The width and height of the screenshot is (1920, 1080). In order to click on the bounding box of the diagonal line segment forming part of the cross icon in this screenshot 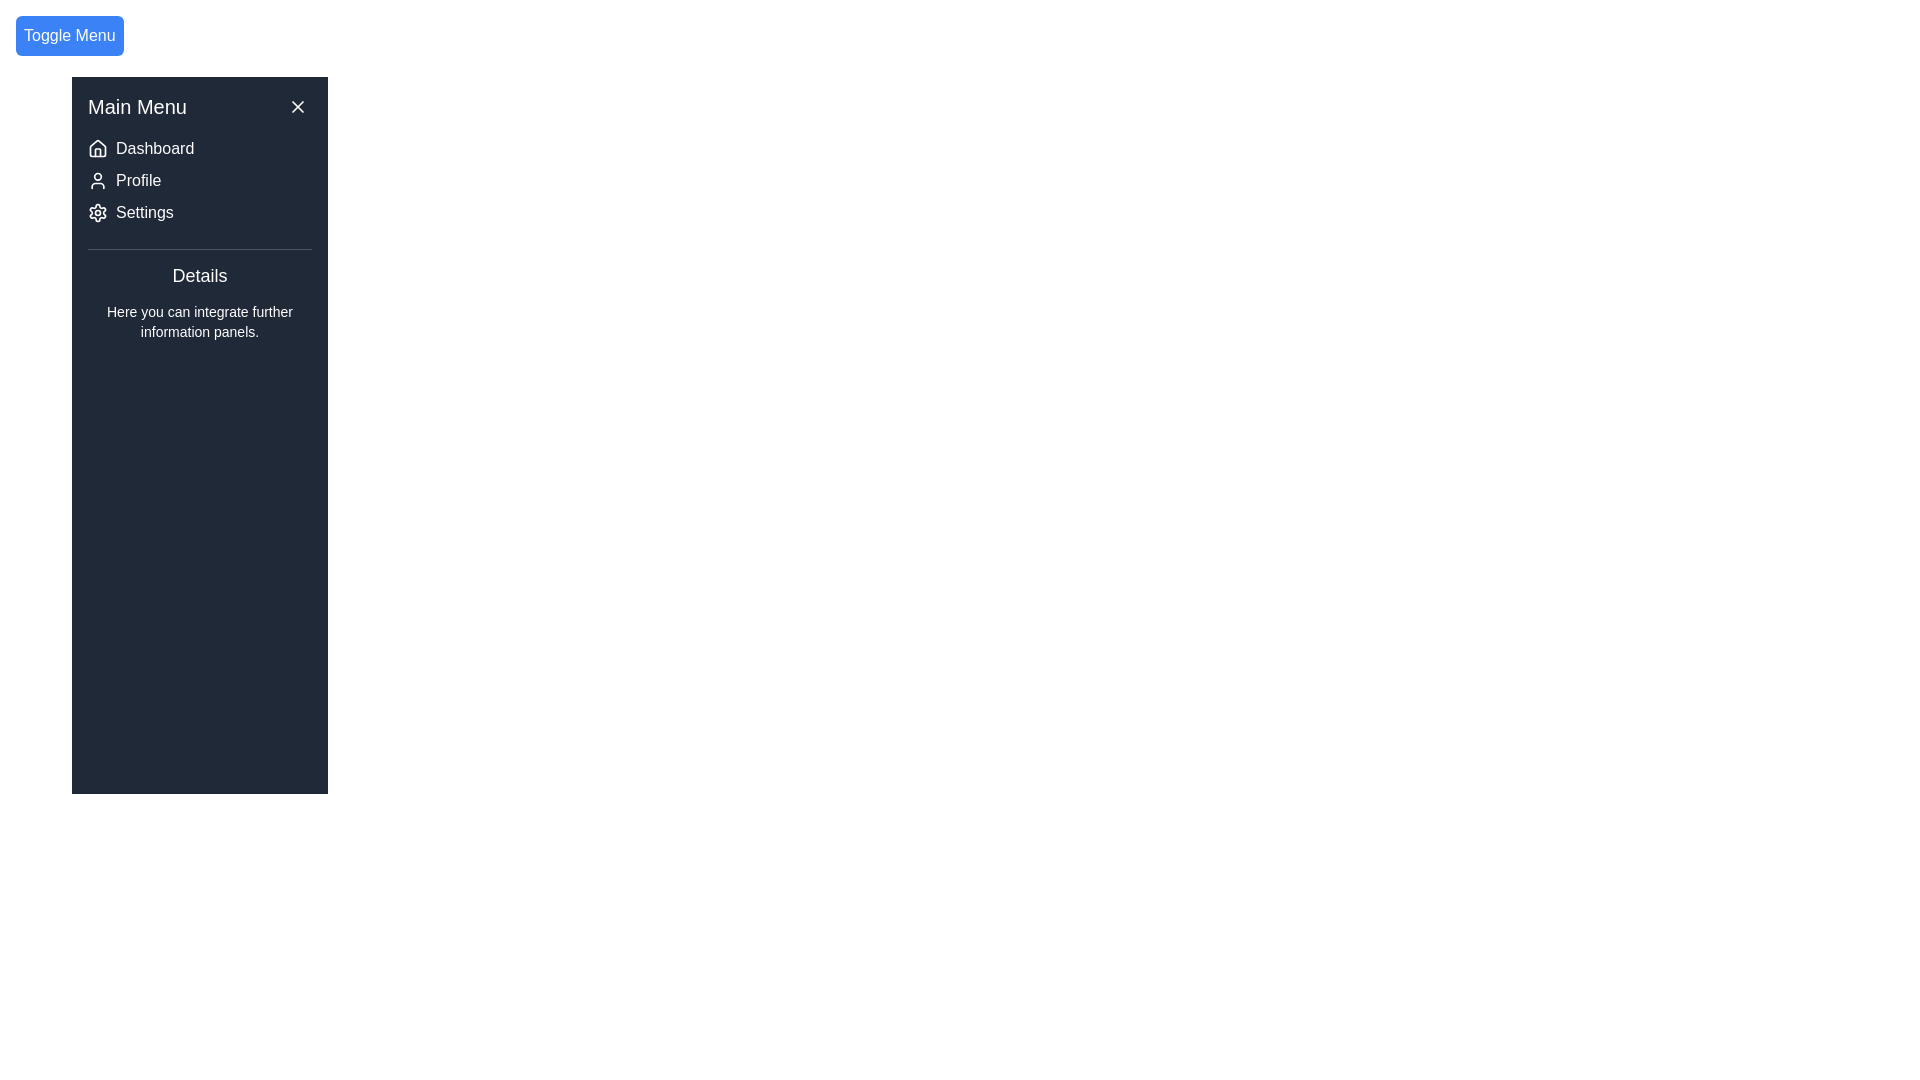, I will do `click(296, 107)`.